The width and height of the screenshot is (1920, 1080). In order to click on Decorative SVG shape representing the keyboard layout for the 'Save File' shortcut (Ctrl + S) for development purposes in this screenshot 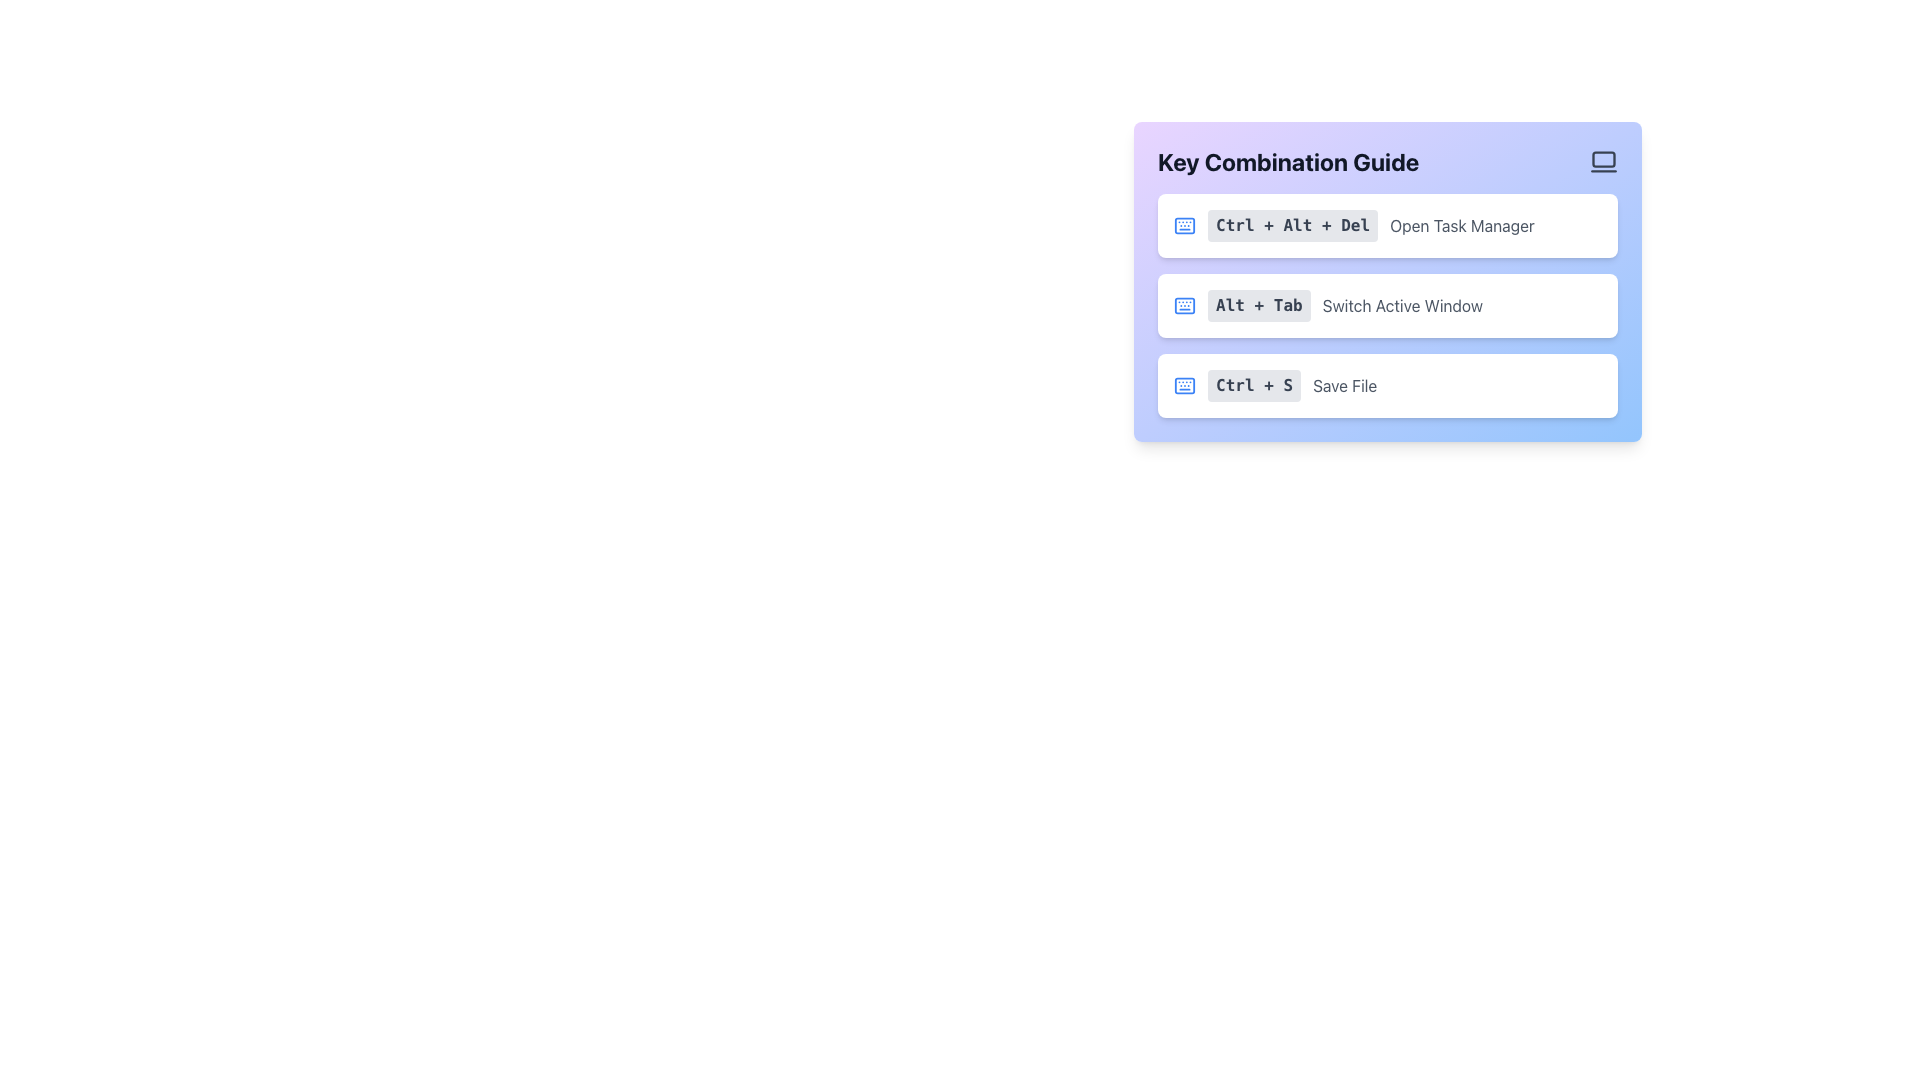, I will do `click(1185, 385)`.